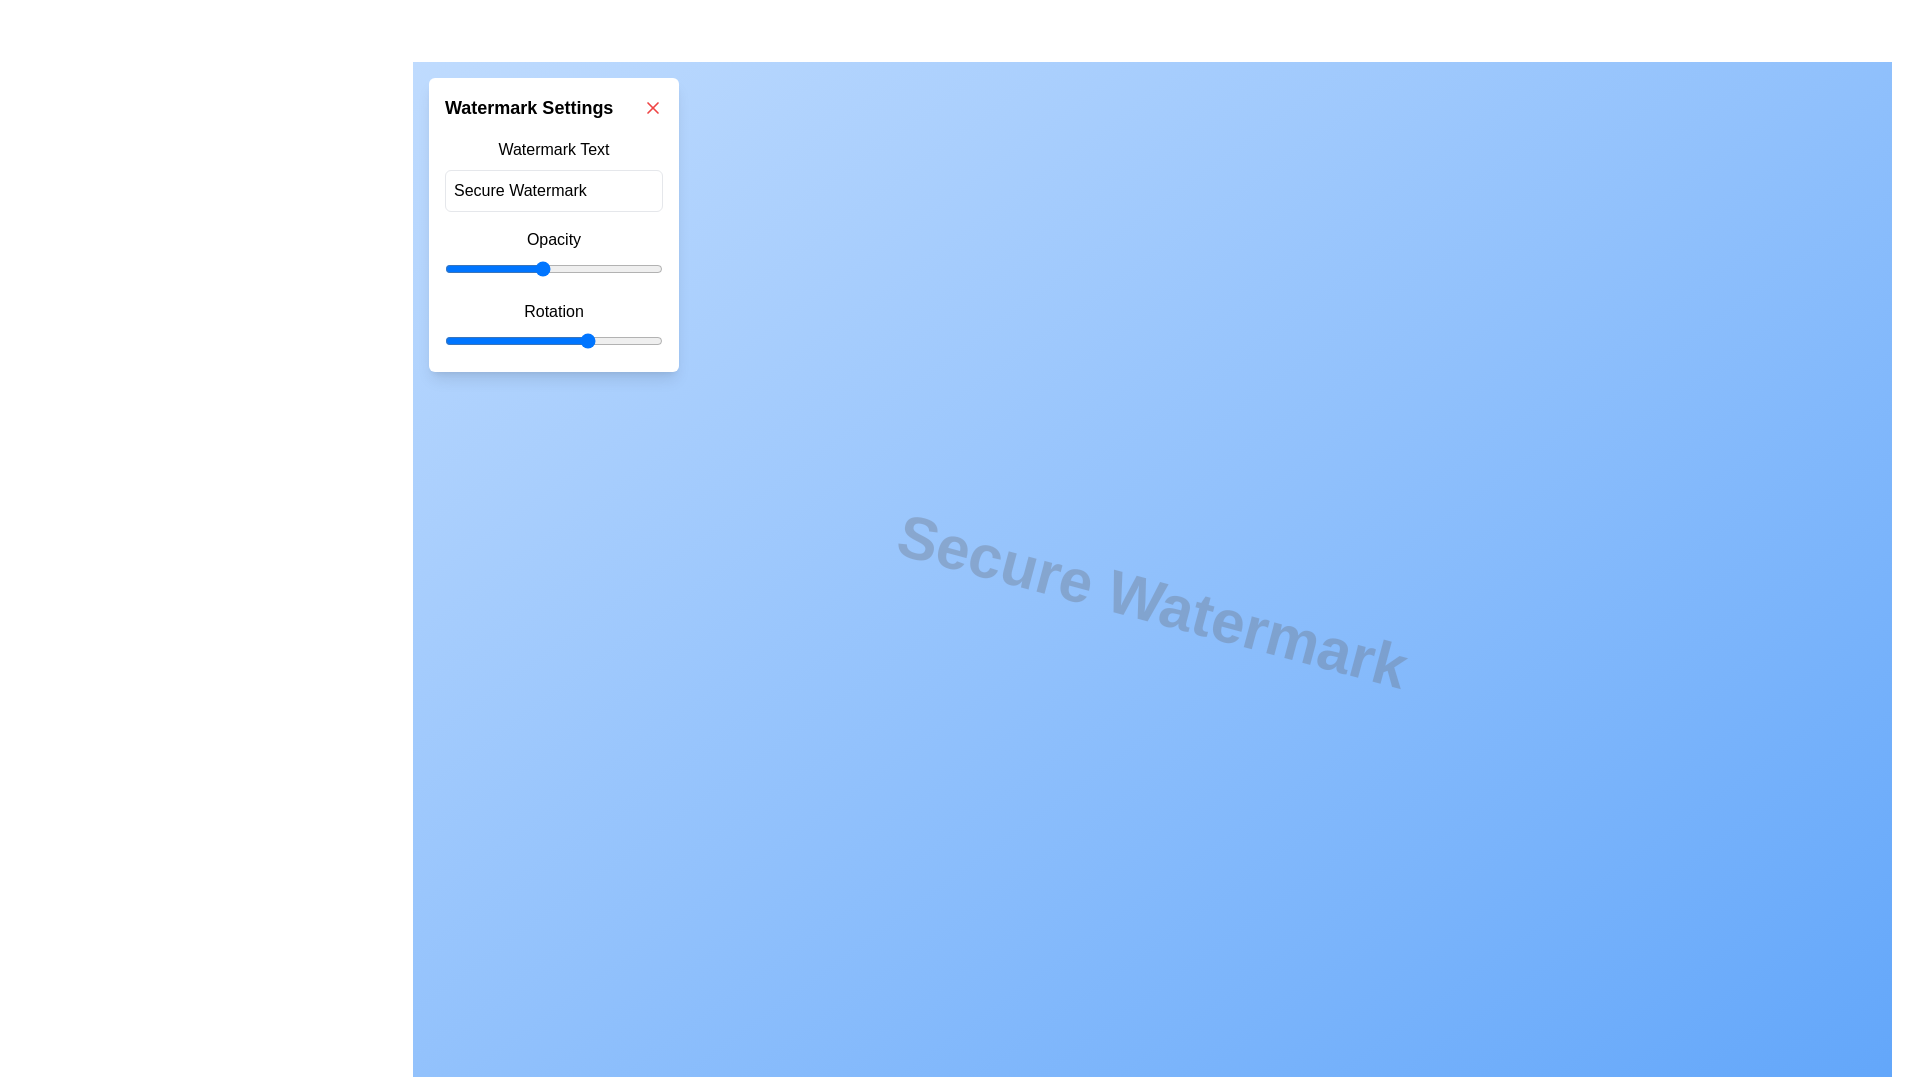 This screenshot has height=1080, width=1920. What do you see at coordinates (652, 108) in the screenshot?
I see `the close button represented by a diagonal cross icon in the top-right corner of the 'Watermark Settings' panel` at bounding box center [652, 108].